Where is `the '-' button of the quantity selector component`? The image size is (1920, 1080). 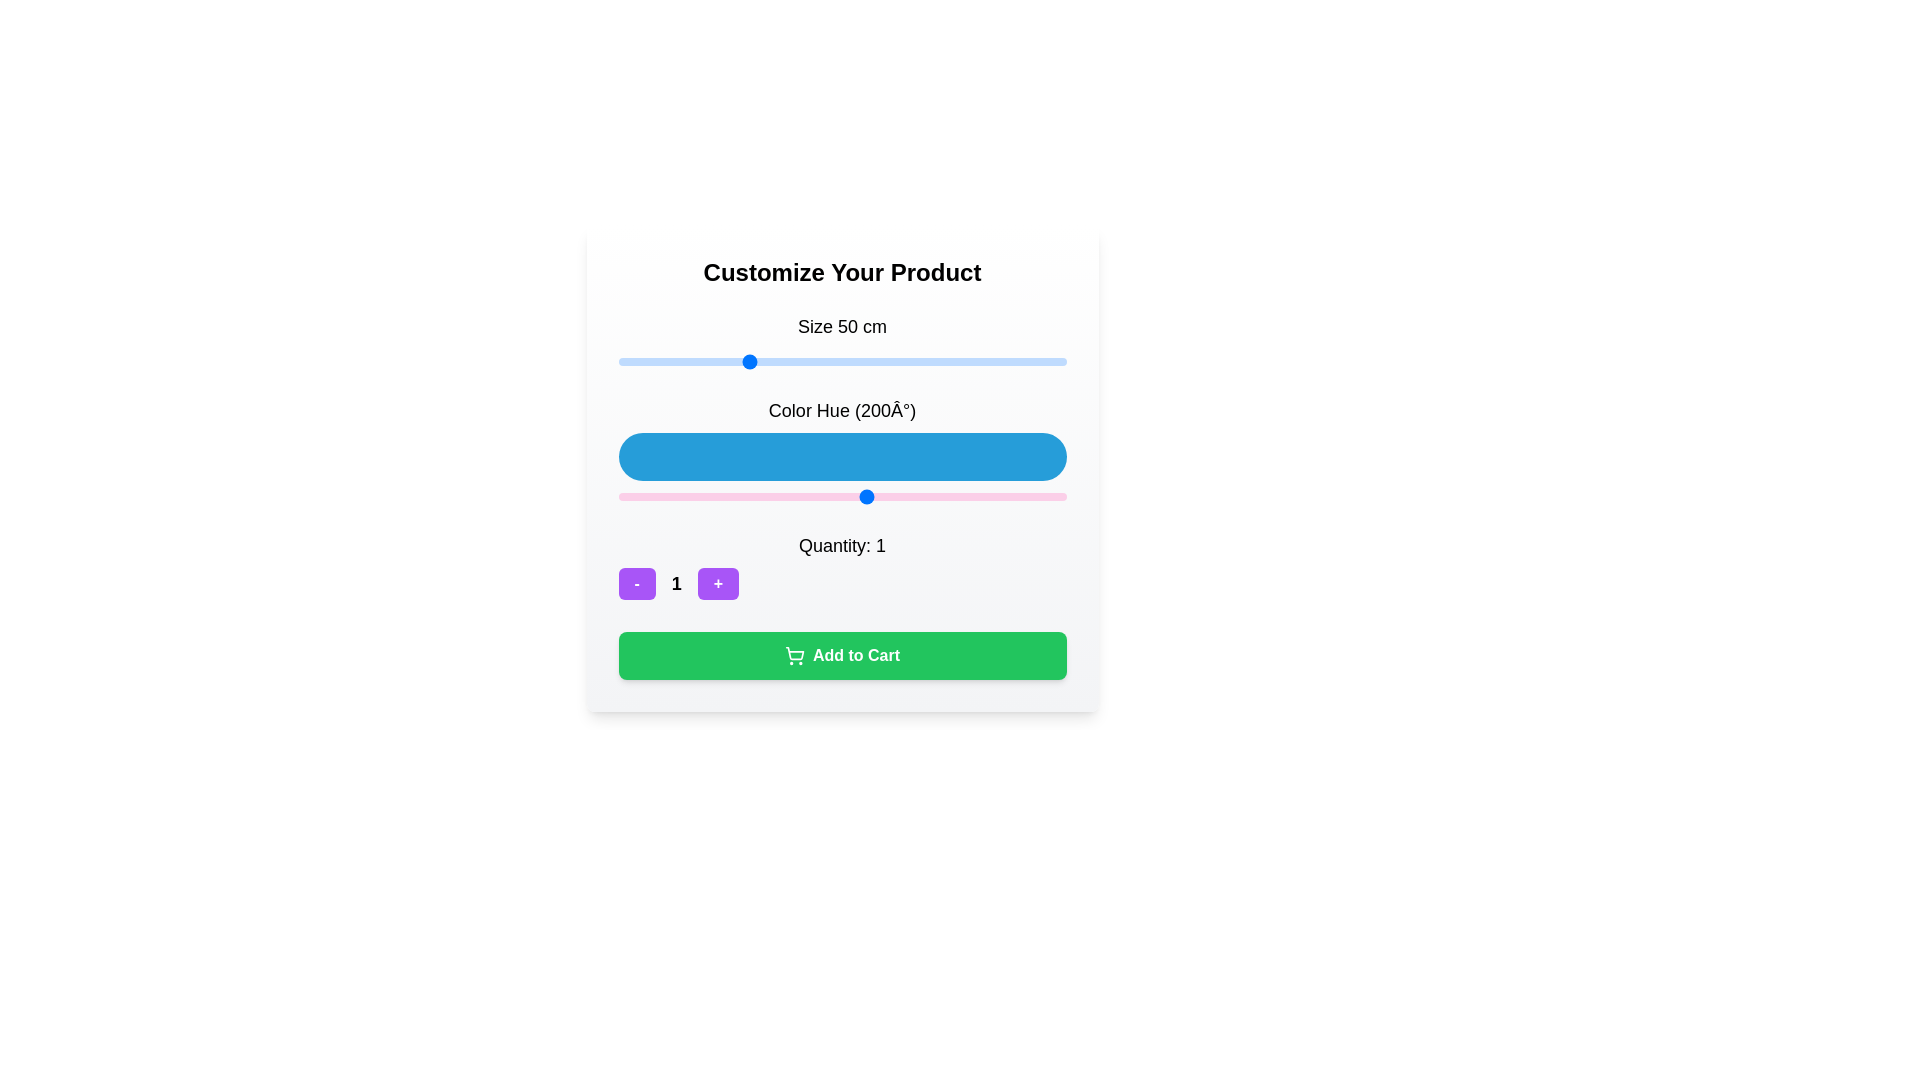 the '-' button of the quantity selector component is located at coordinates (842, 583).